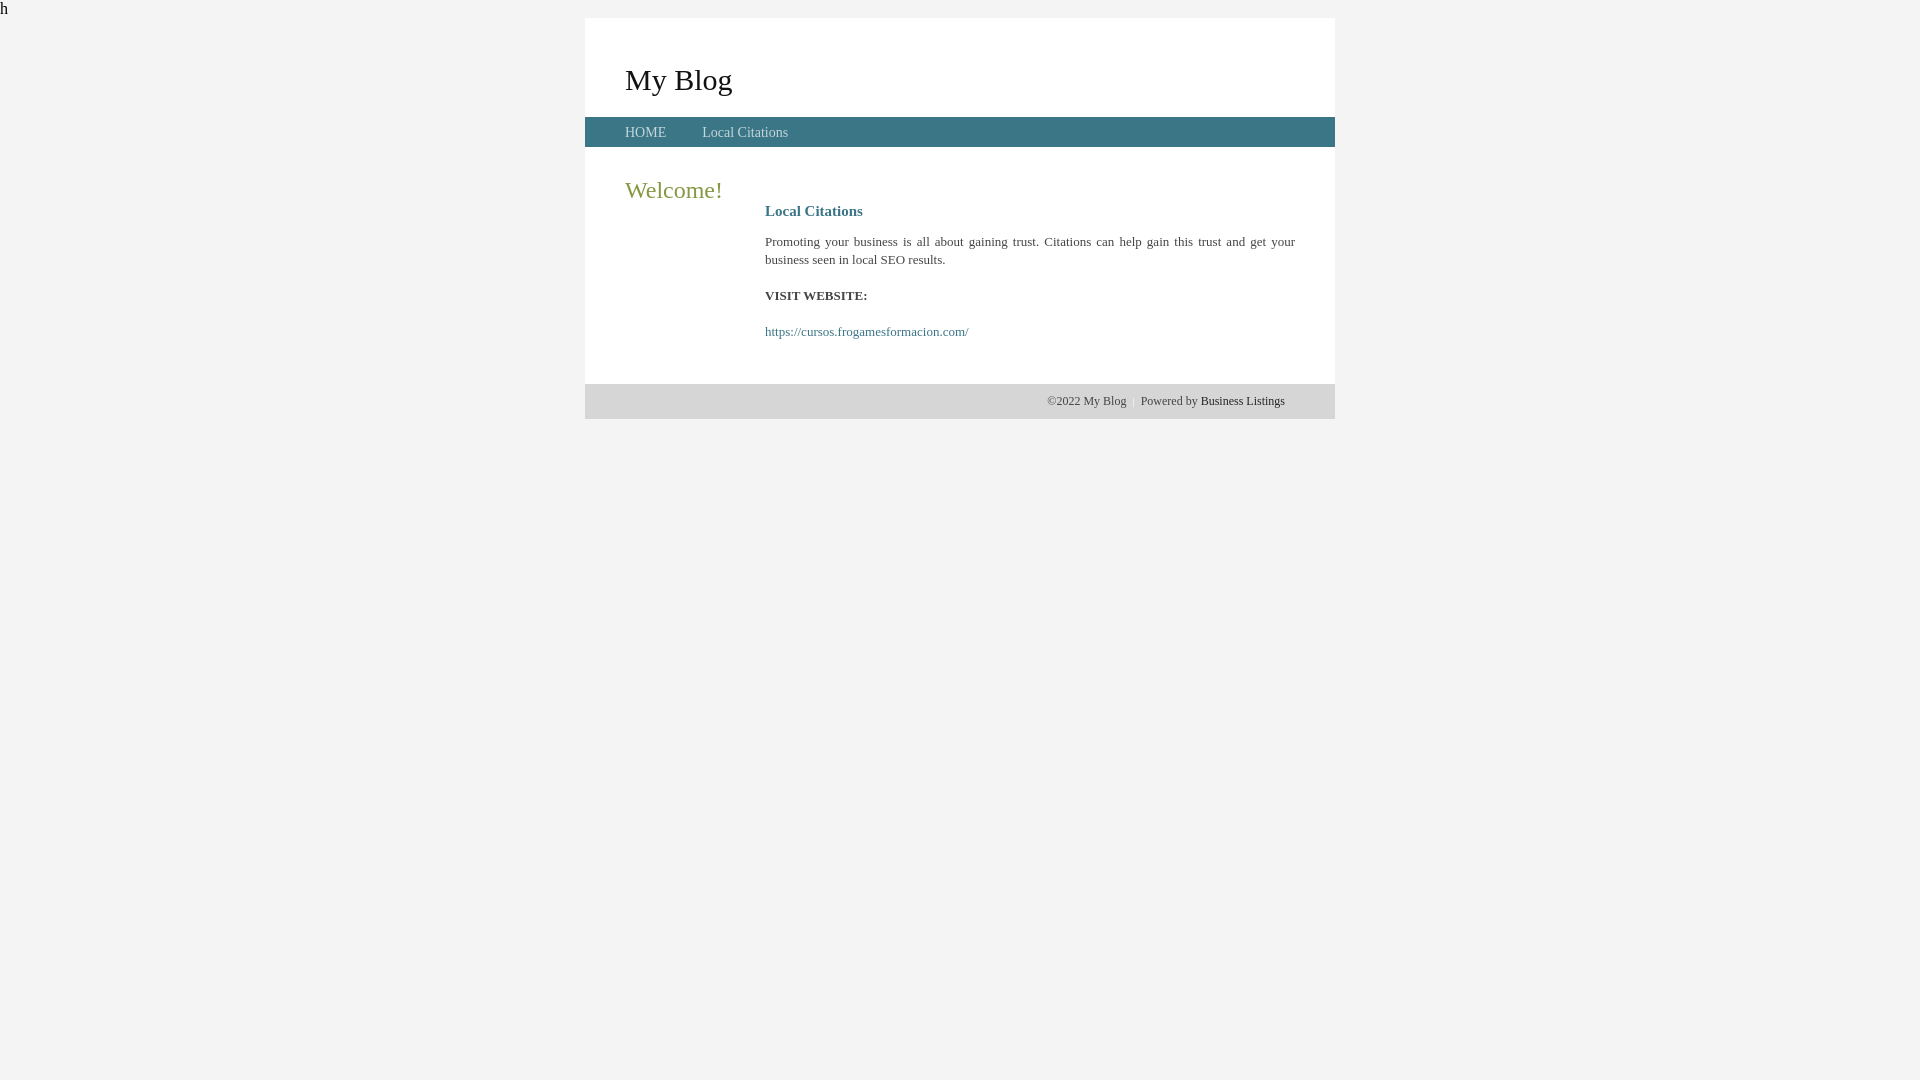  I want to click on 'Local Citations', so click(743, 132).